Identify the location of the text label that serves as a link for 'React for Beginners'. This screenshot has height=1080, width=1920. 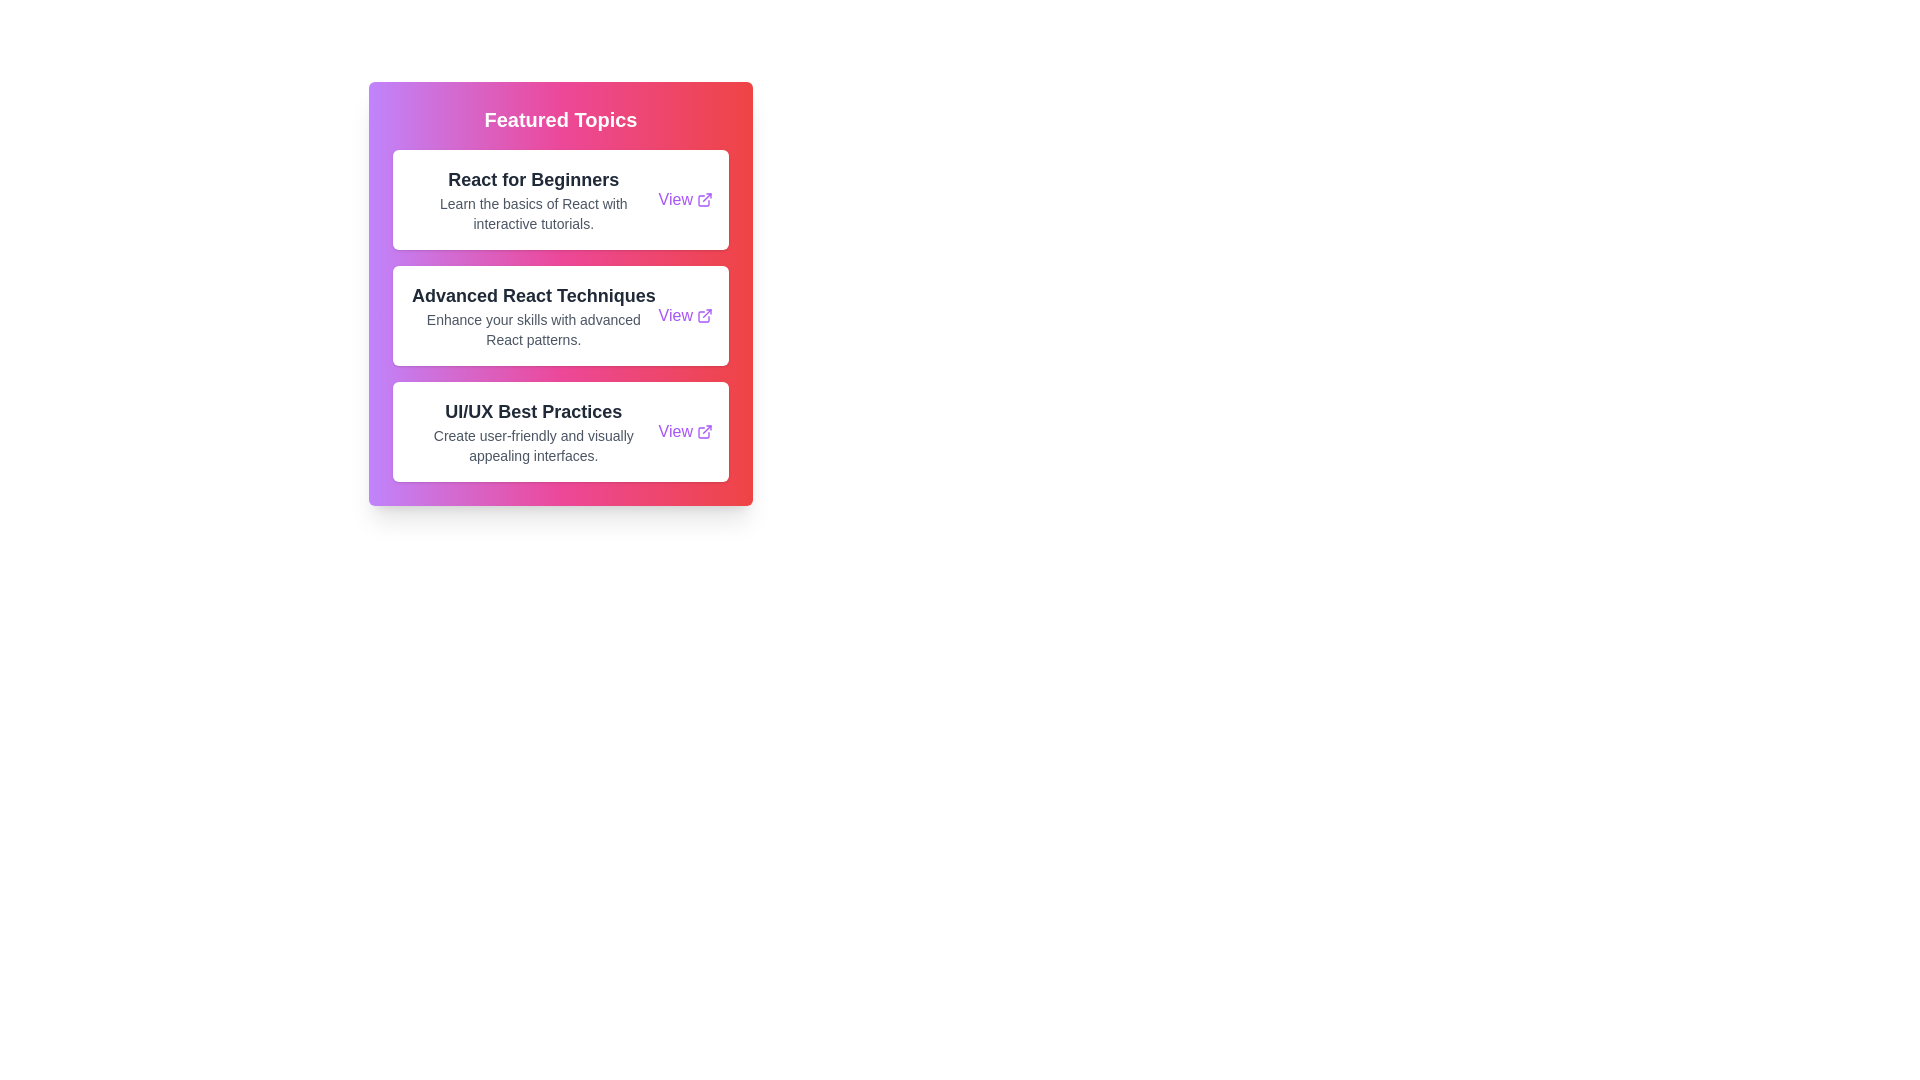
(675, 200).